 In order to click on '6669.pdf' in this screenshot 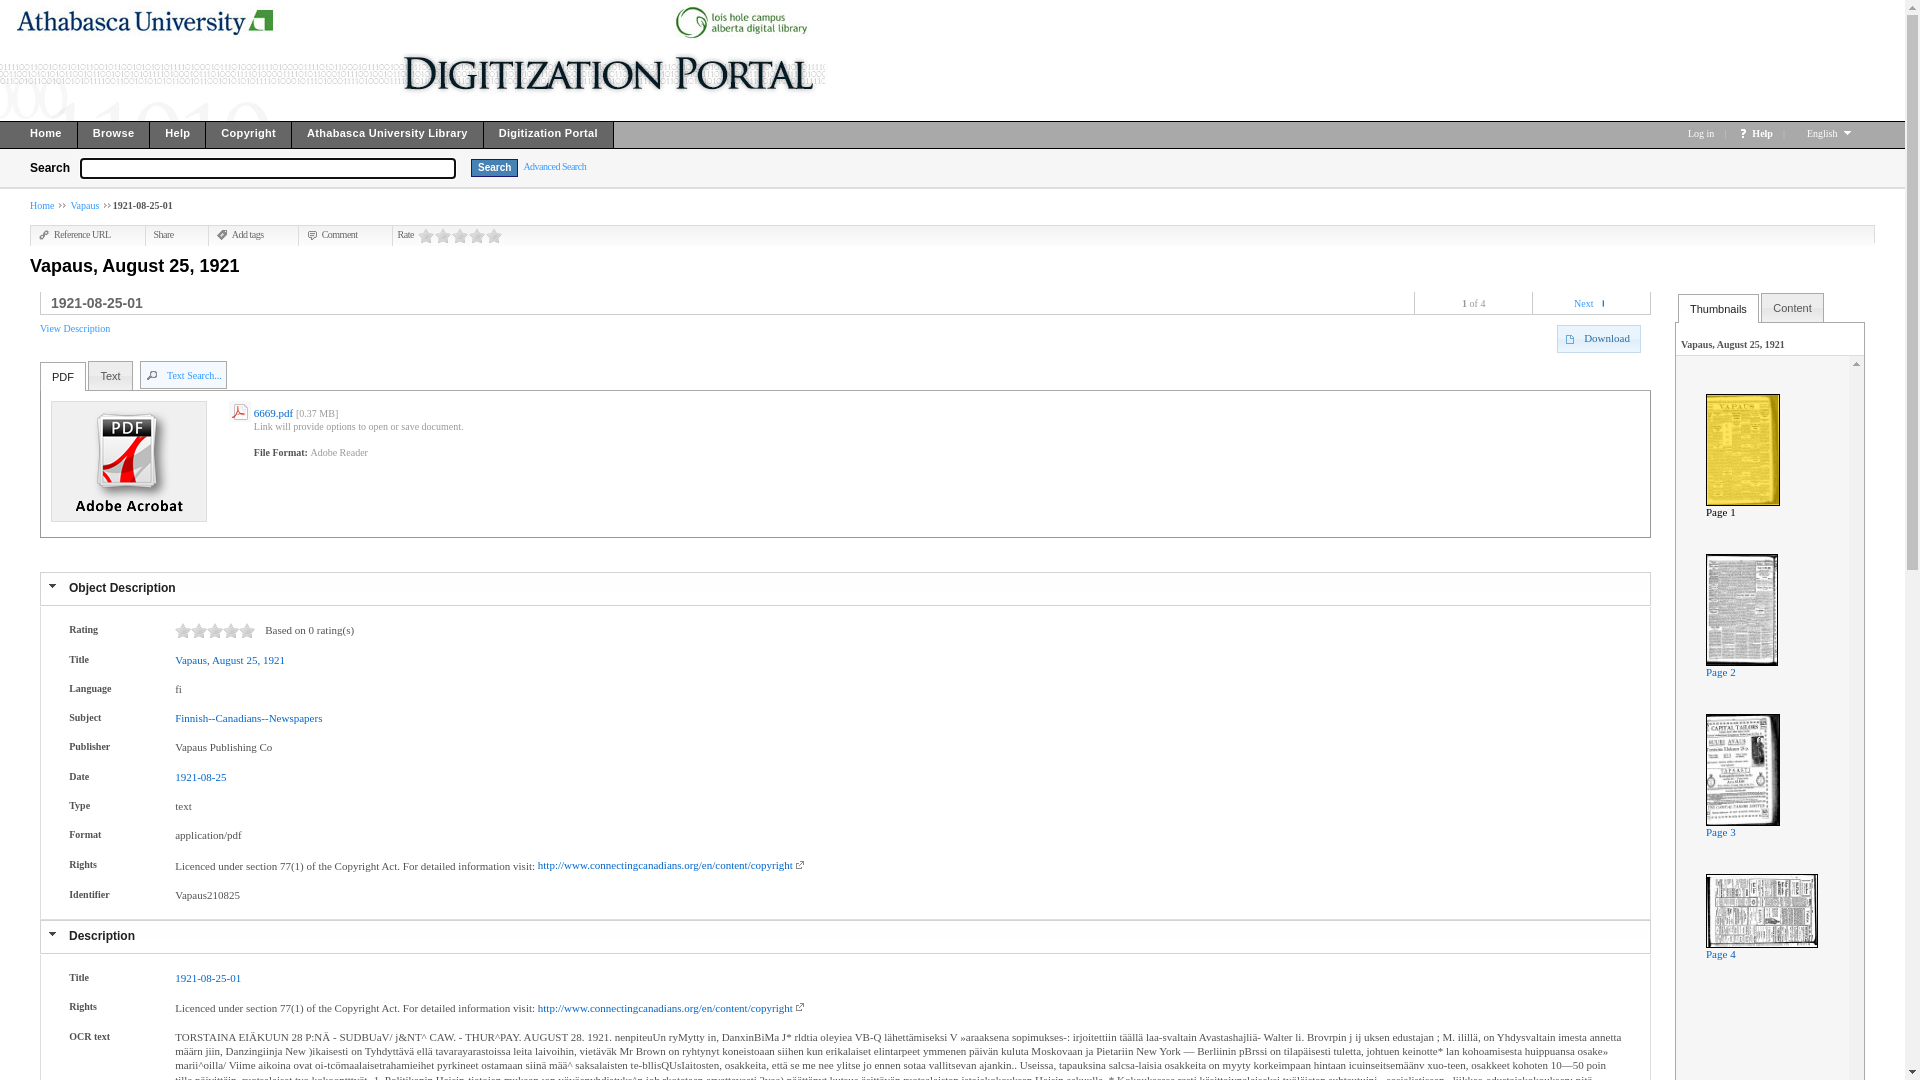, I will do `click(253, 411)`.